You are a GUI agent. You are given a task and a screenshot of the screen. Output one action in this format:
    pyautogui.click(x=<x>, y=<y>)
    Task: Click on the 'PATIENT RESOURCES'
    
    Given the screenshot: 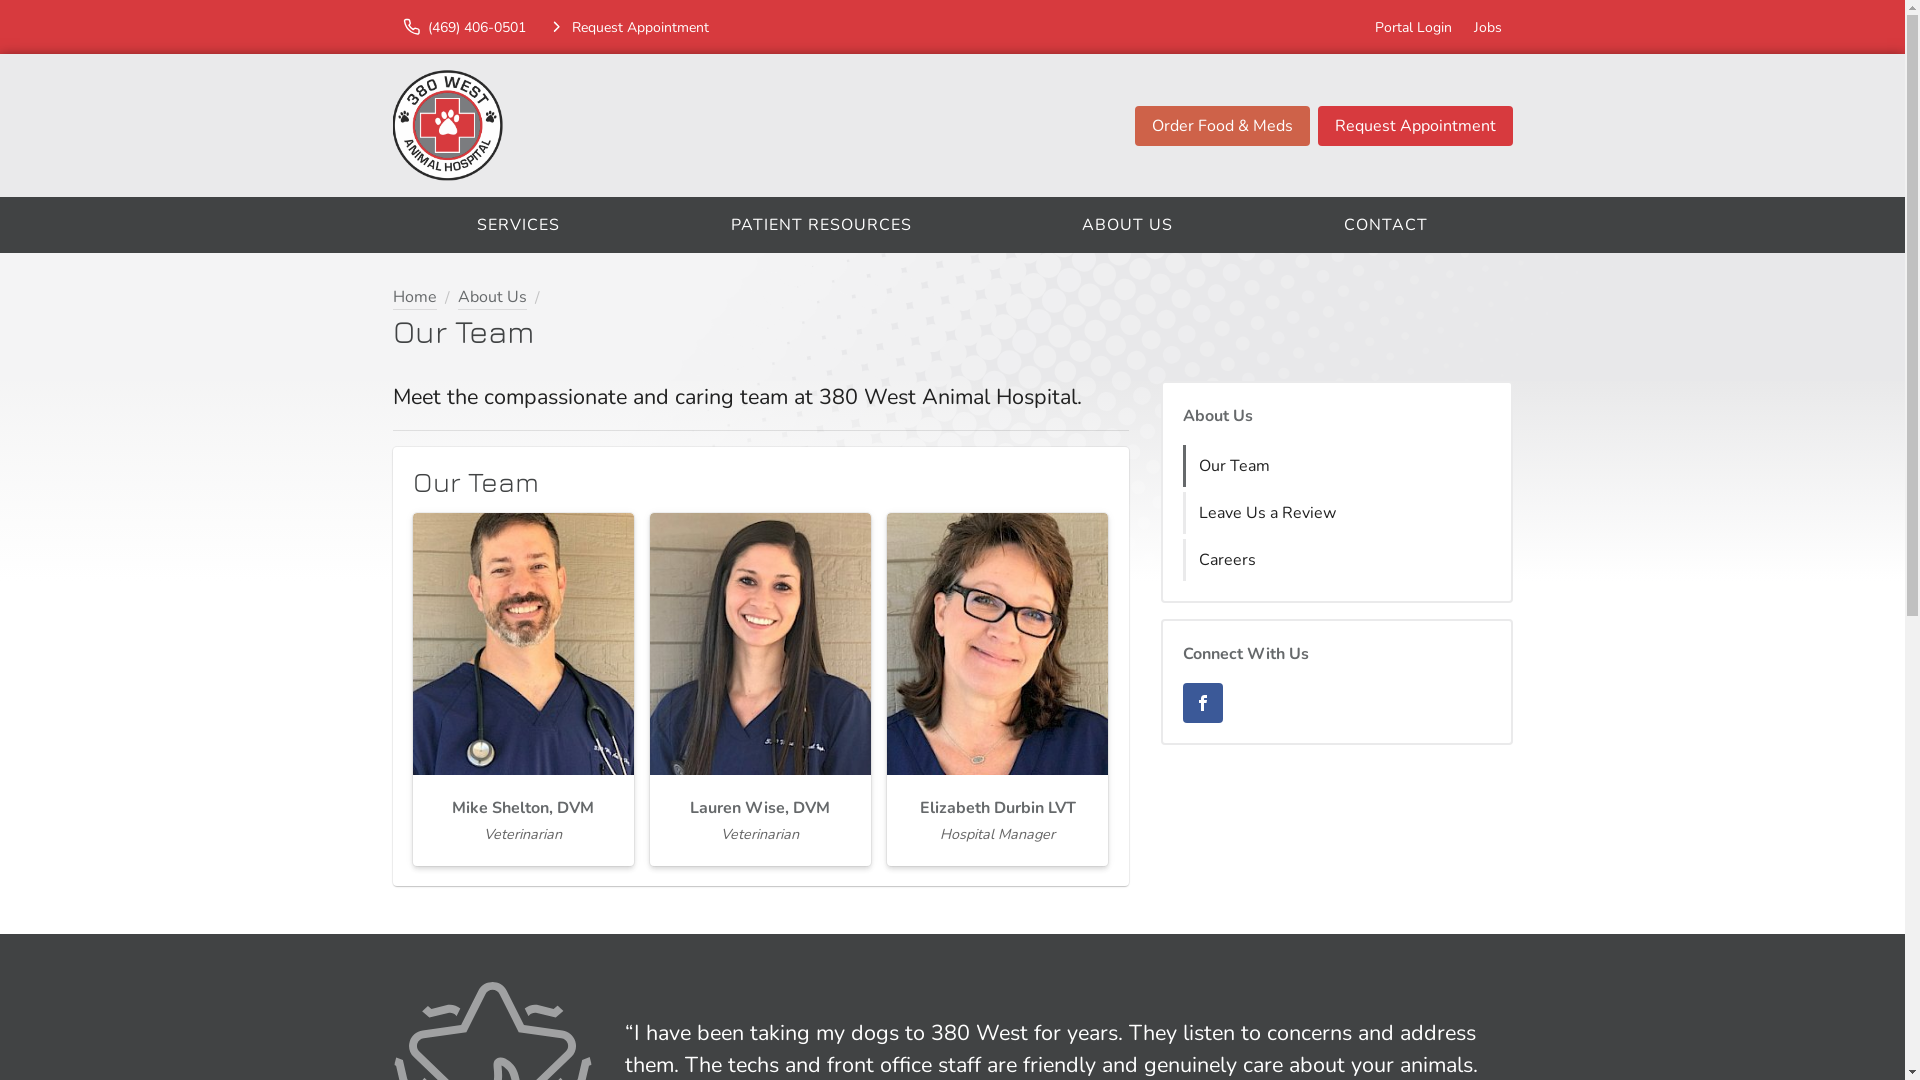 What is the action you would take?
    pyautogui.click(x=821, y=224)
    